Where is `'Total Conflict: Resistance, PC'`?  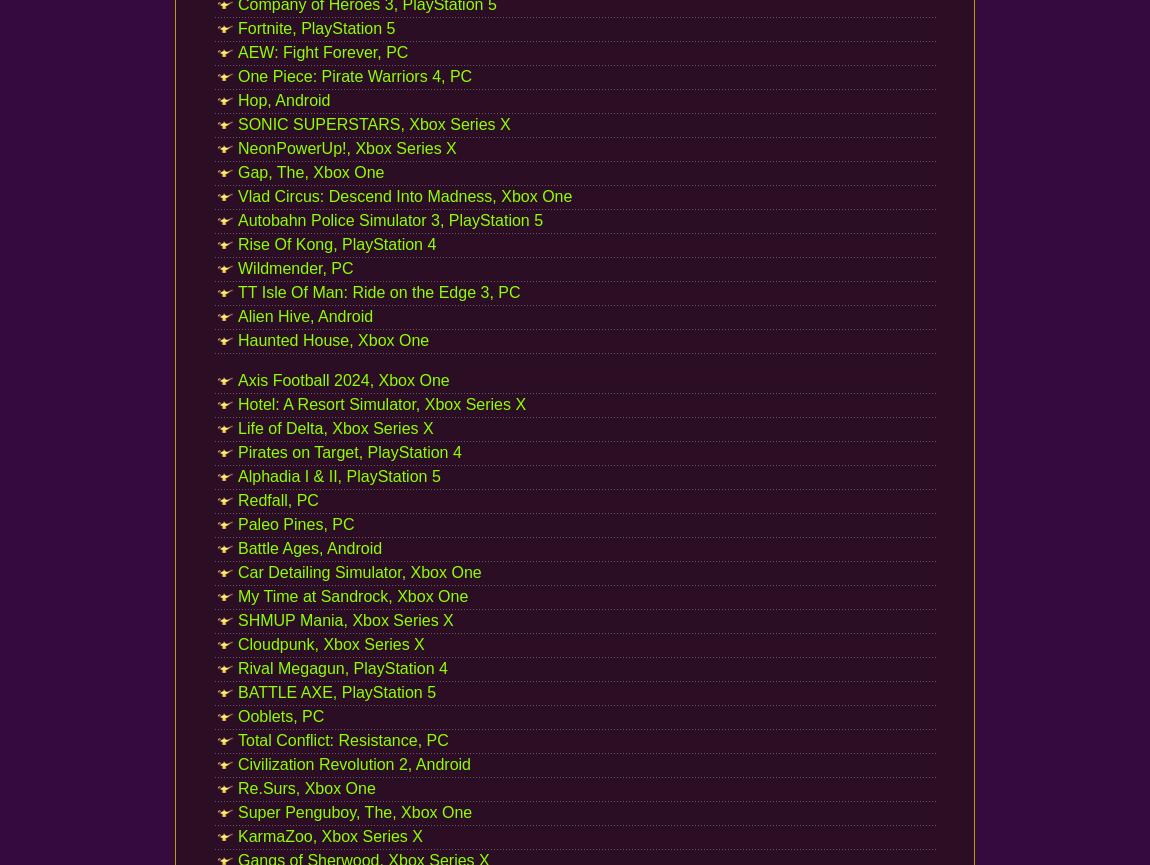 'Total Conflict: Resistance, PC' is located at coordinates (343, 739).